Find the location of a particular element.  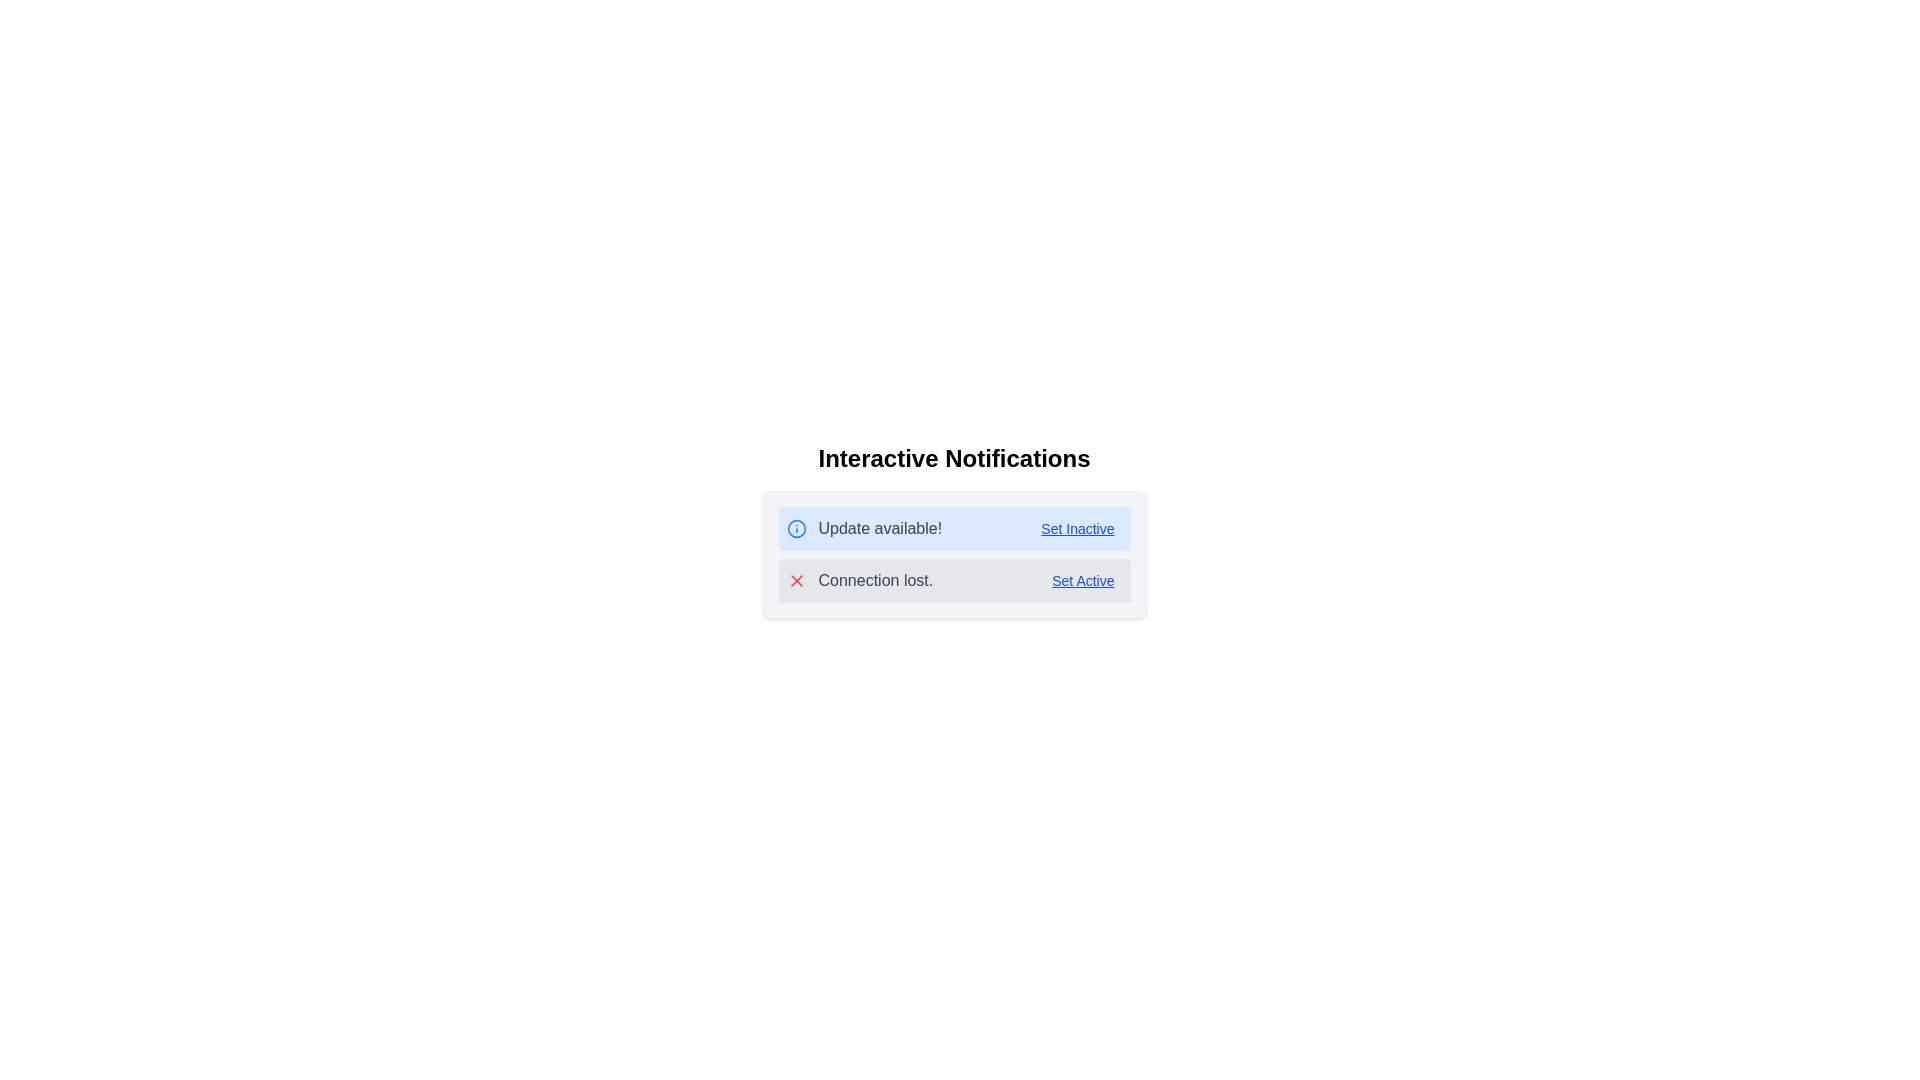

the second Text Label in the notification panel that alerts the user about an available update is located at coordinates (880, 527).